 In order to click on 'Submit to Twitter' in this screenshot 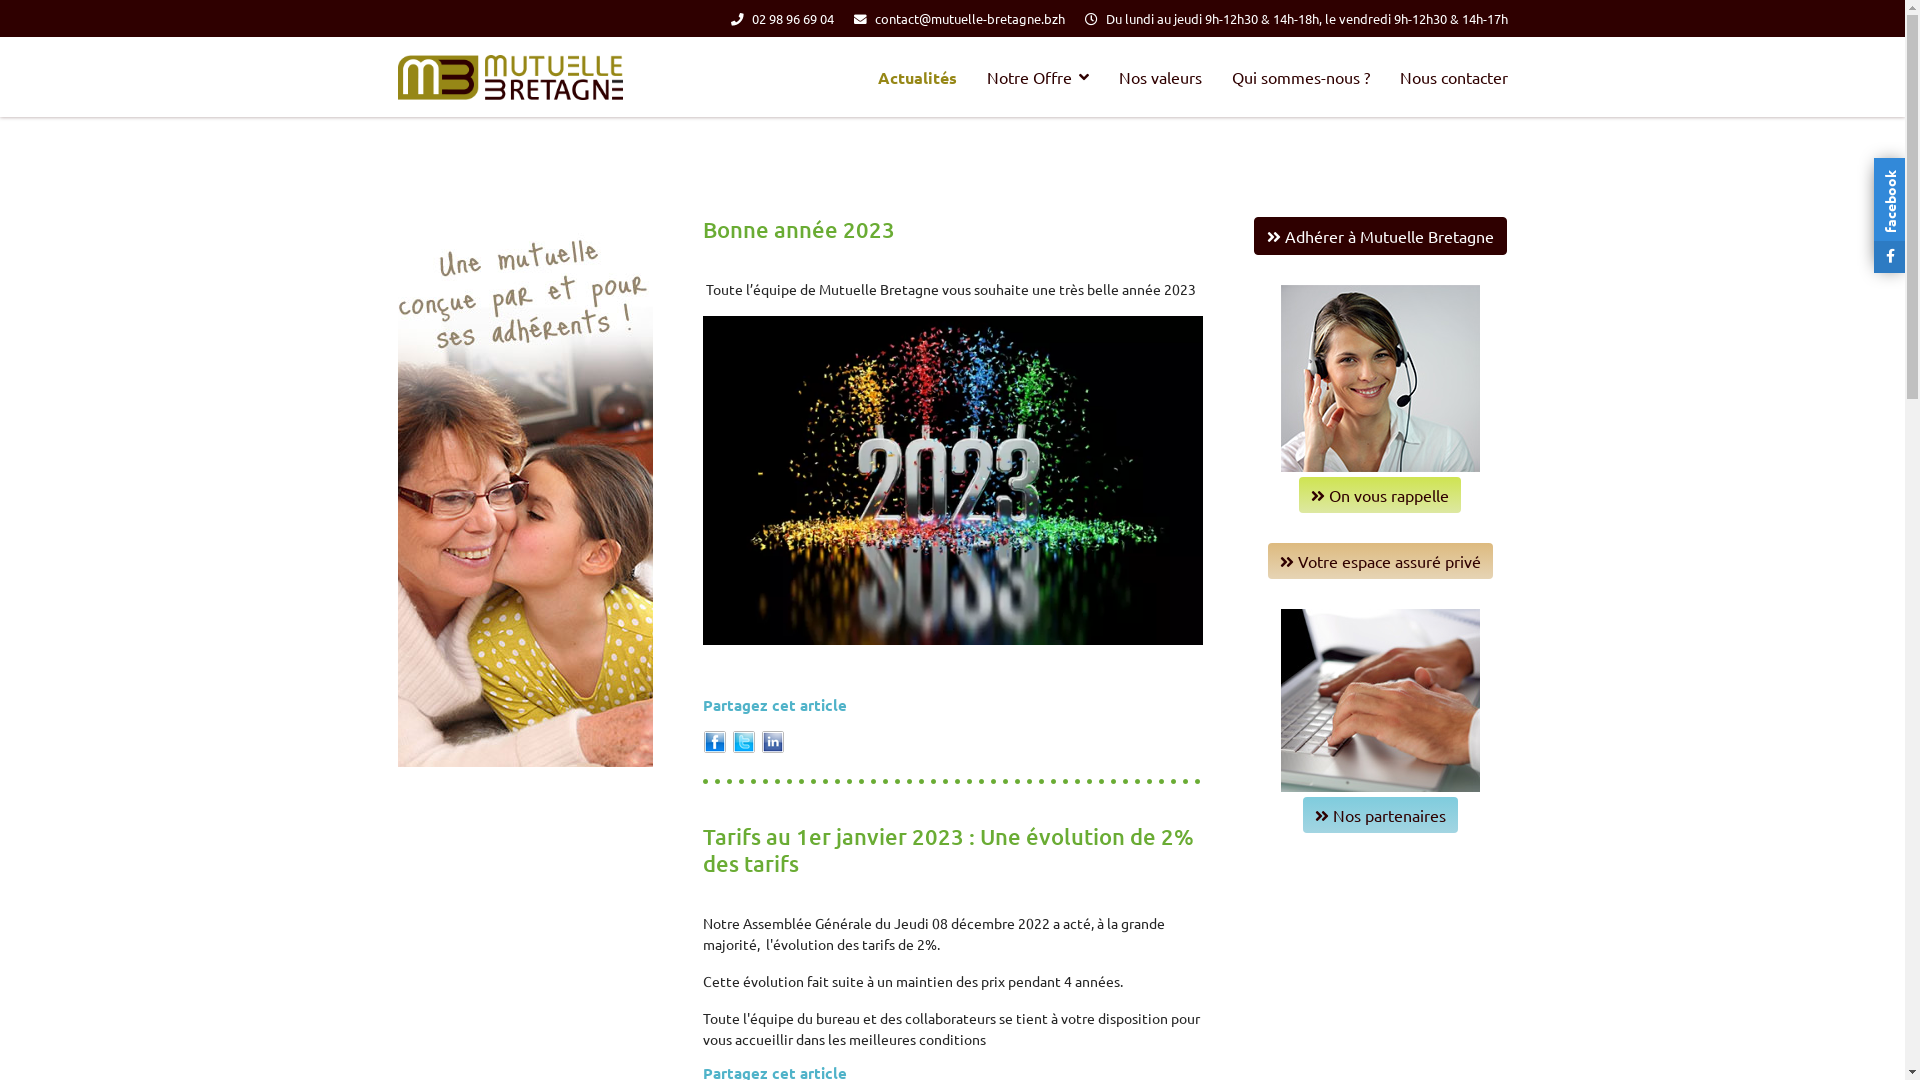, I will do `click(730, 740)`.